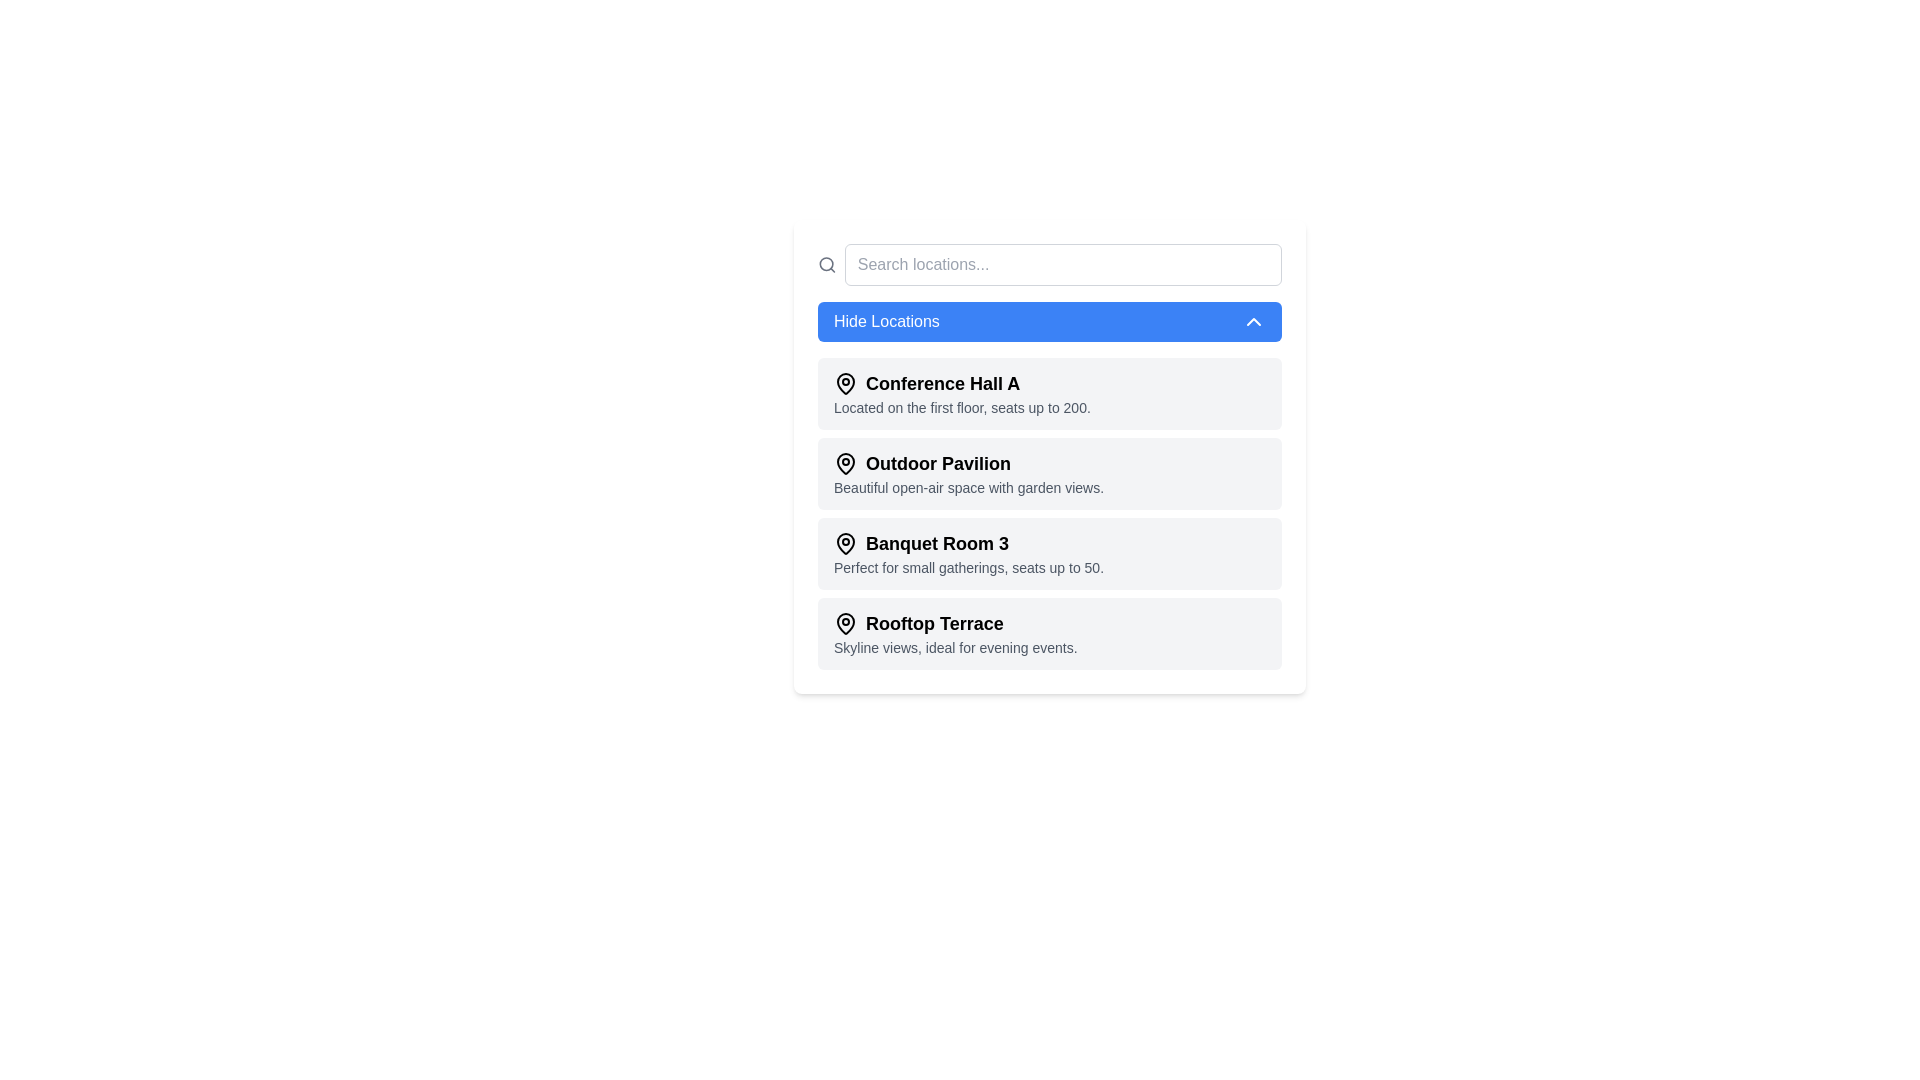 This screenshot has width=1920, height=1080. I want to click on the location feature icon associated with the text label 'Conference Hall A', which is positioned to the immediate left of the label, so click(845, 384).